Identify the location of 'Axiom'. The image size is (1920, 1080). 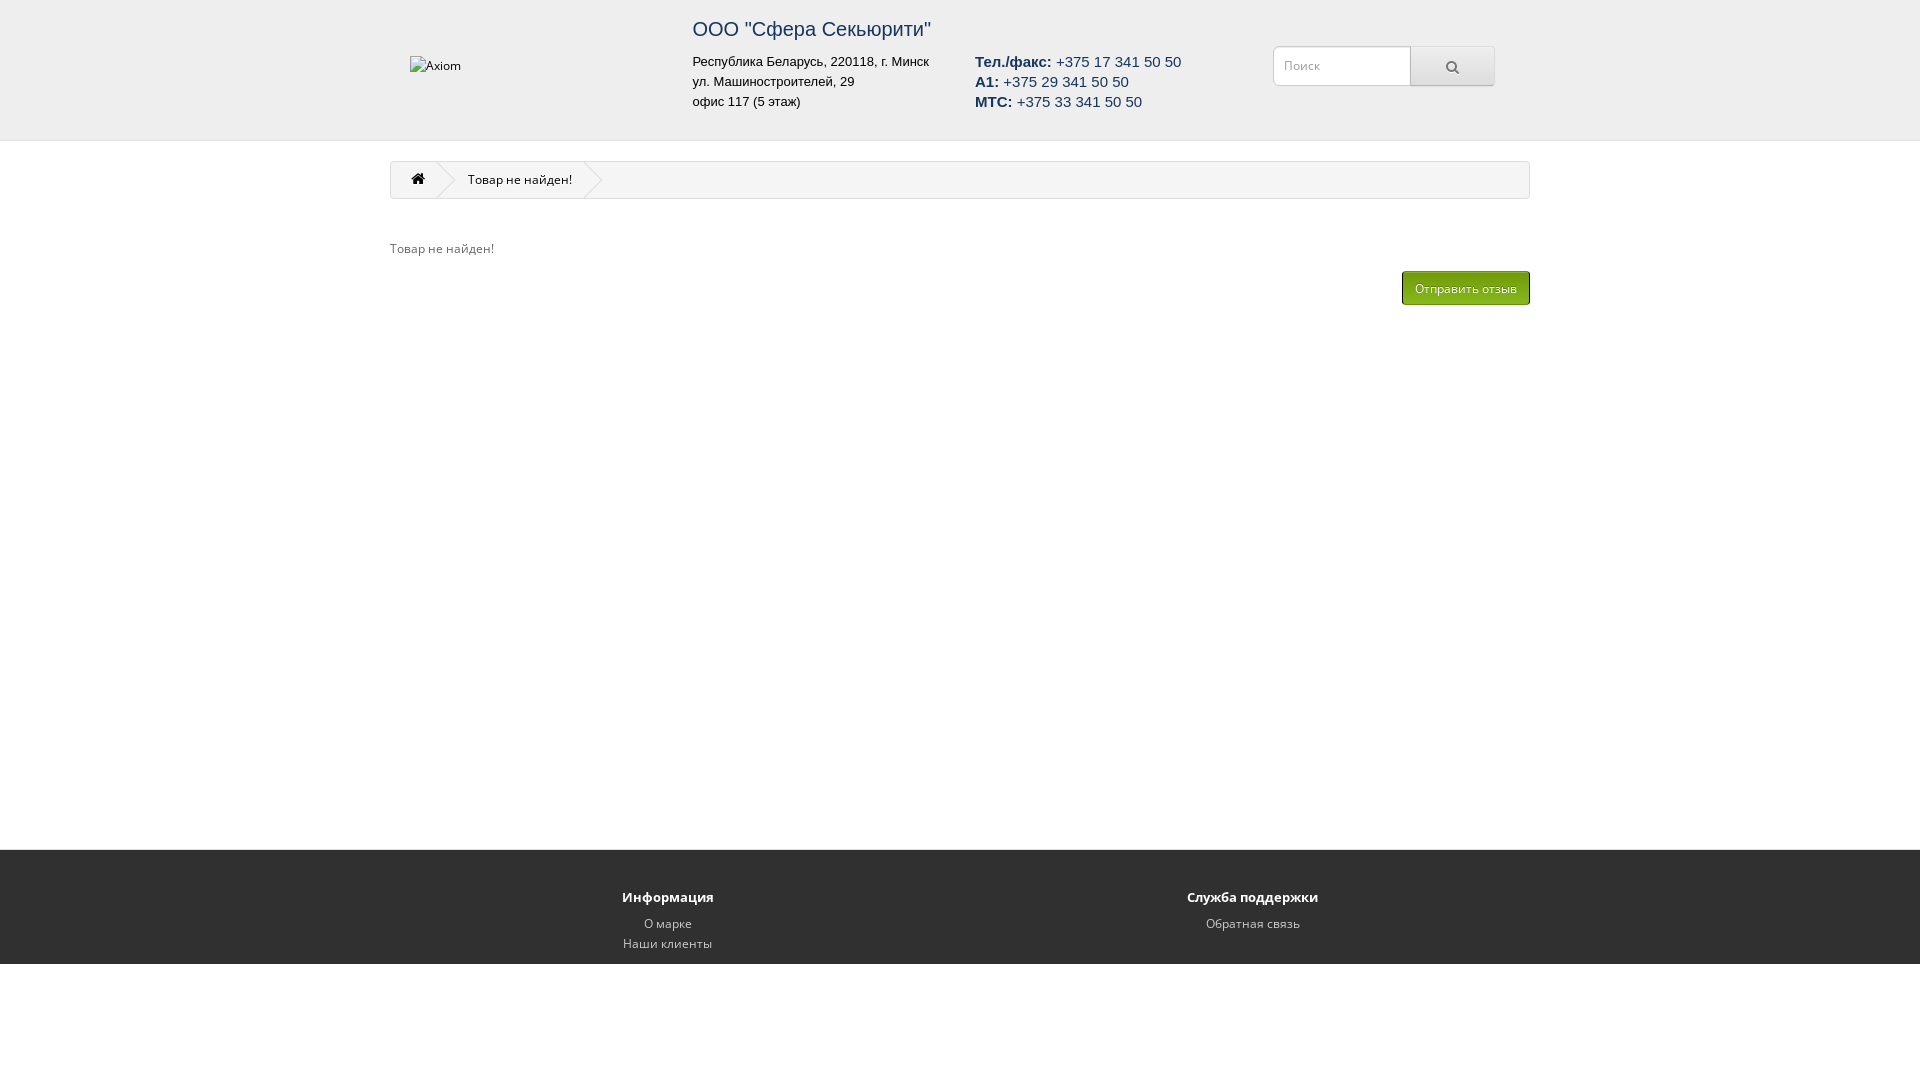
(408, 64).